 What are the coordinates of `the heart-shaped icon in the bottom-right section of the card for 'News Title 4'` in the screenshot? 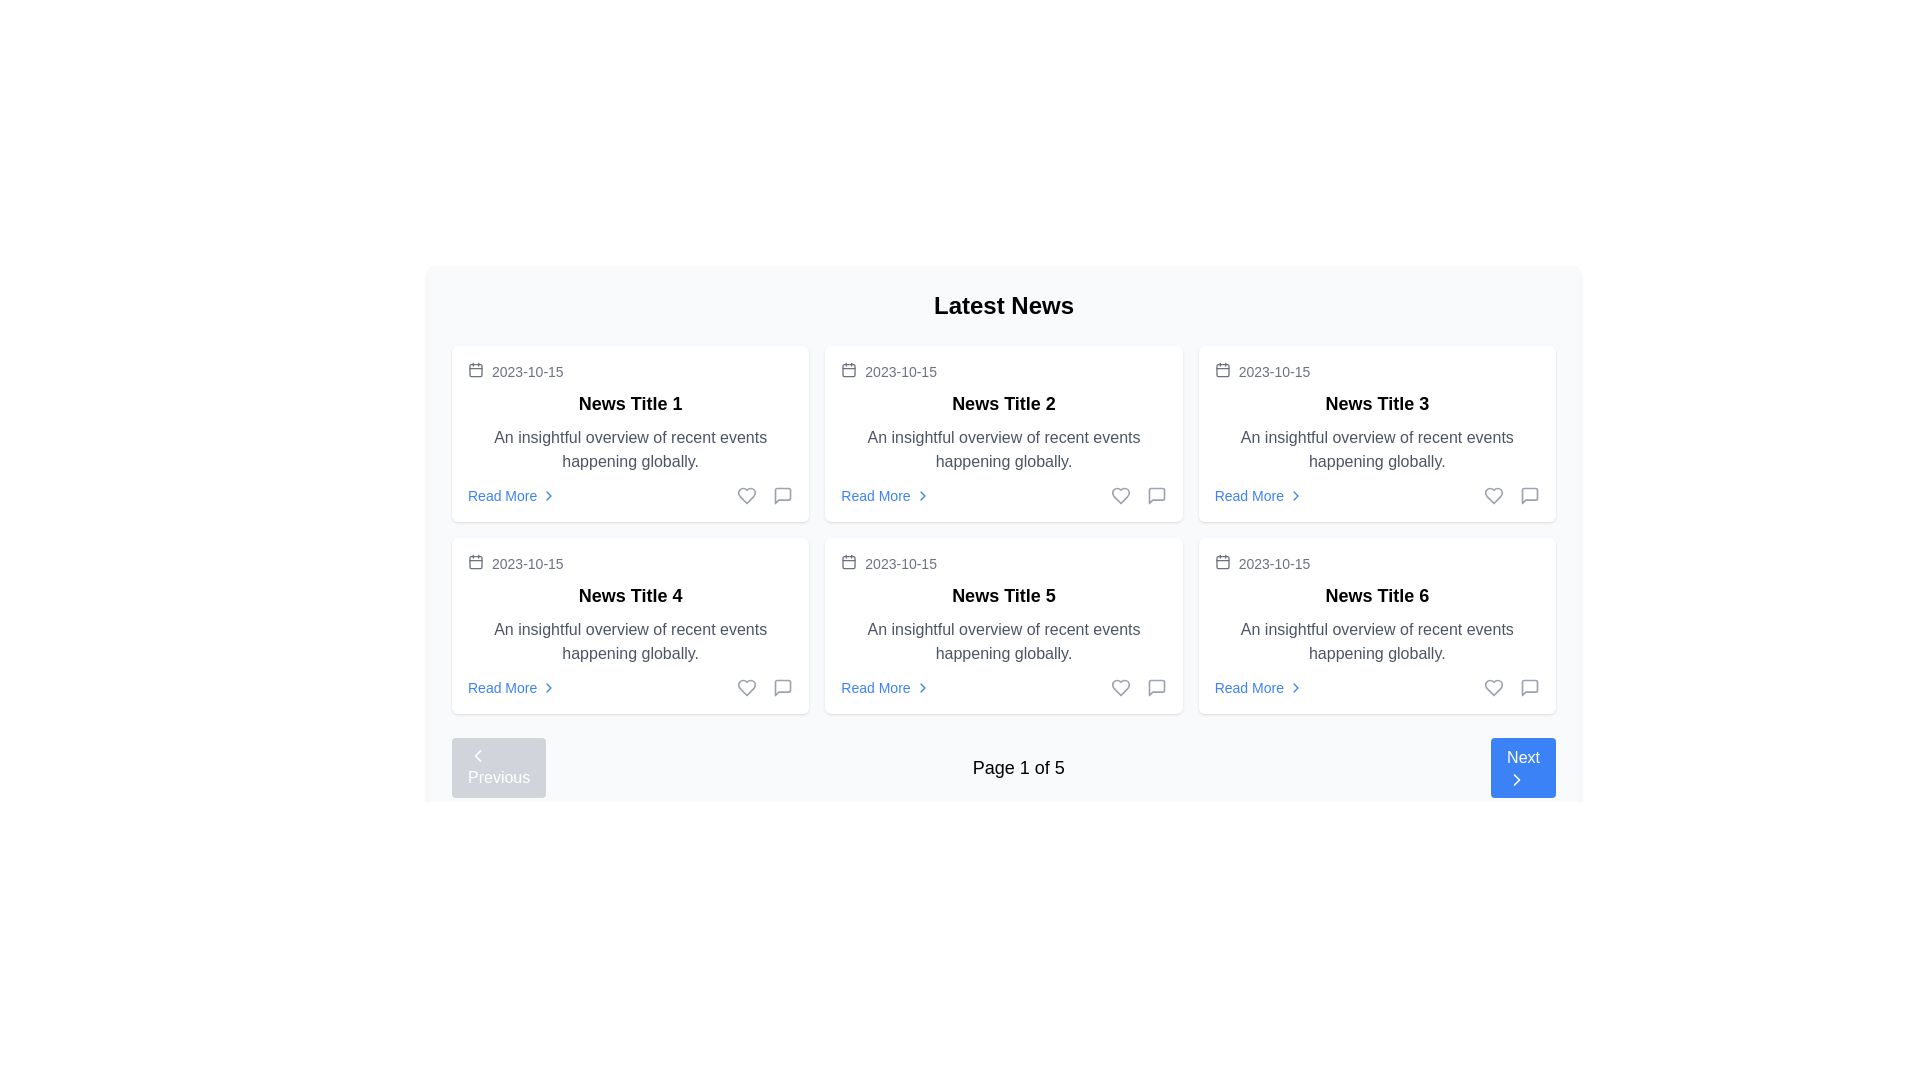 It's located at (746, 686).